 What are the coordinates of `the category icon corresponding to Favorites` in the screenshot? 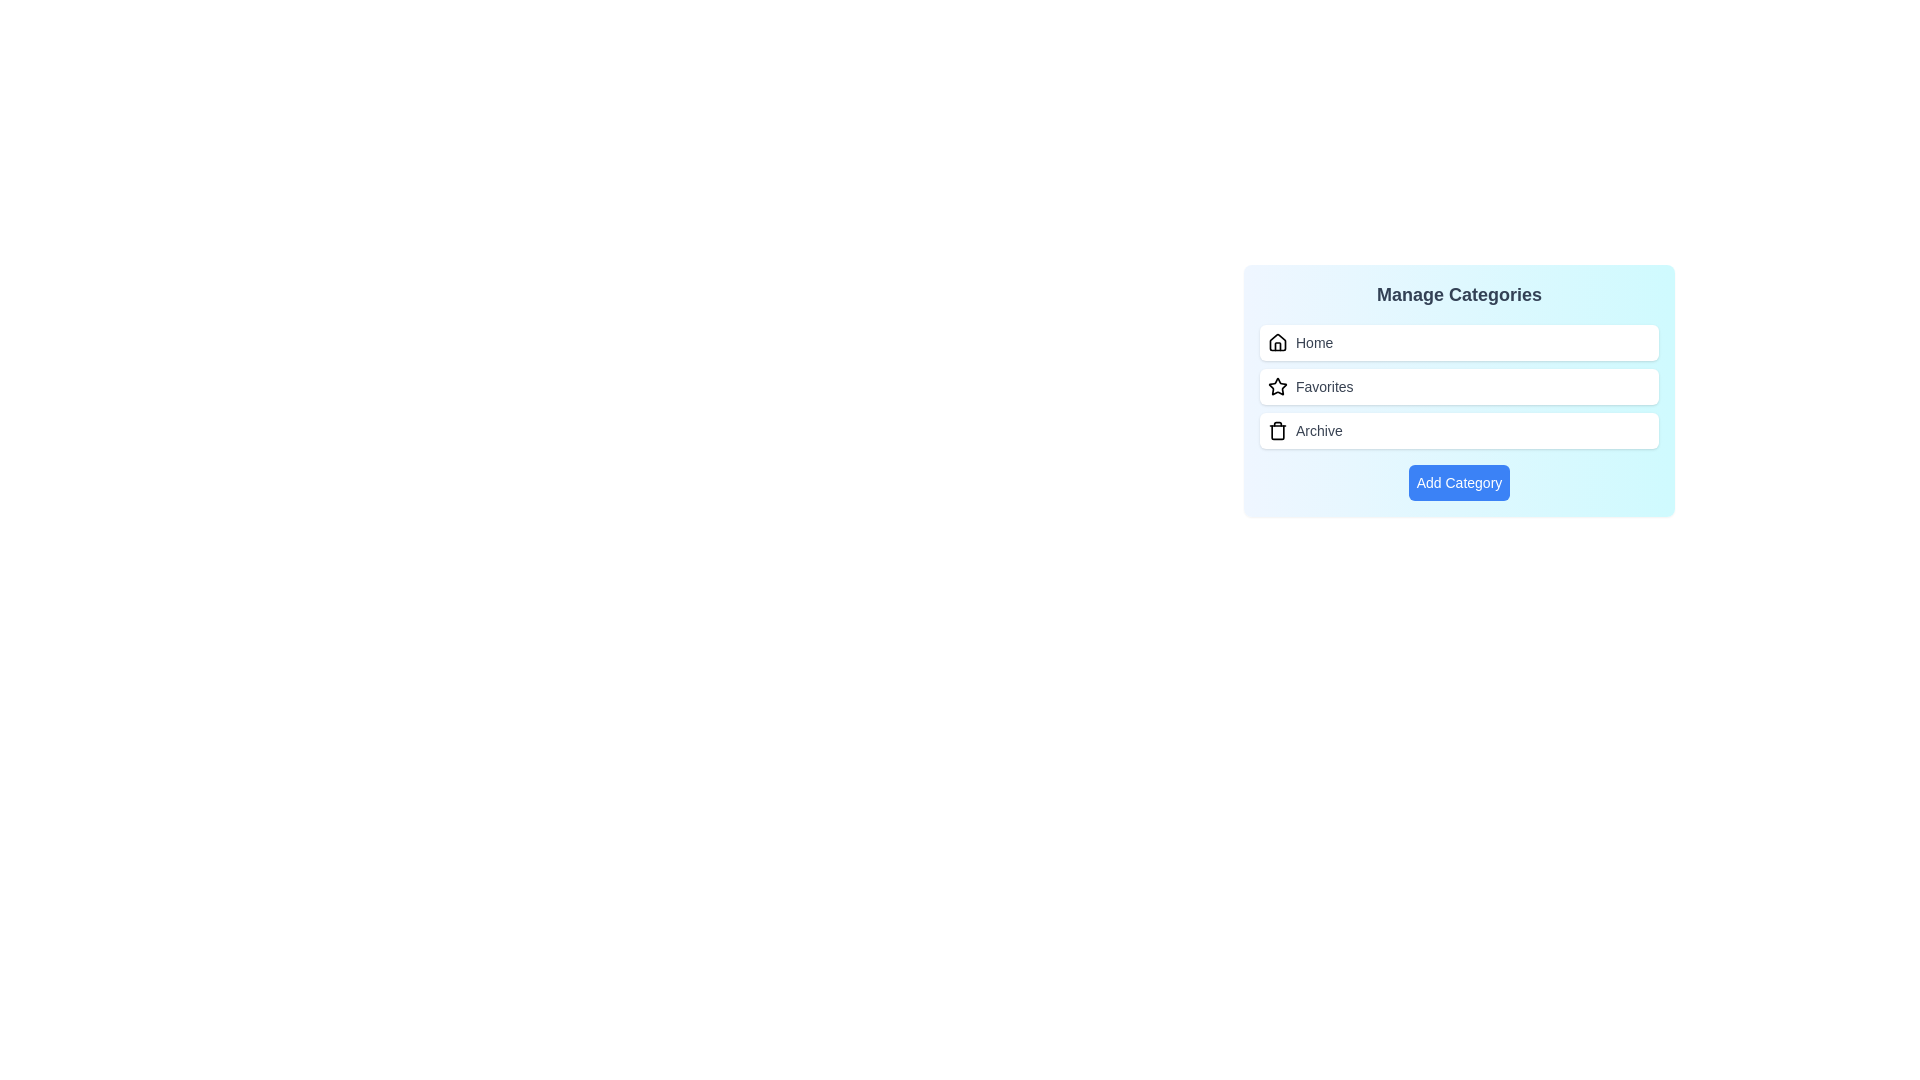 It's located at (1276, 386).